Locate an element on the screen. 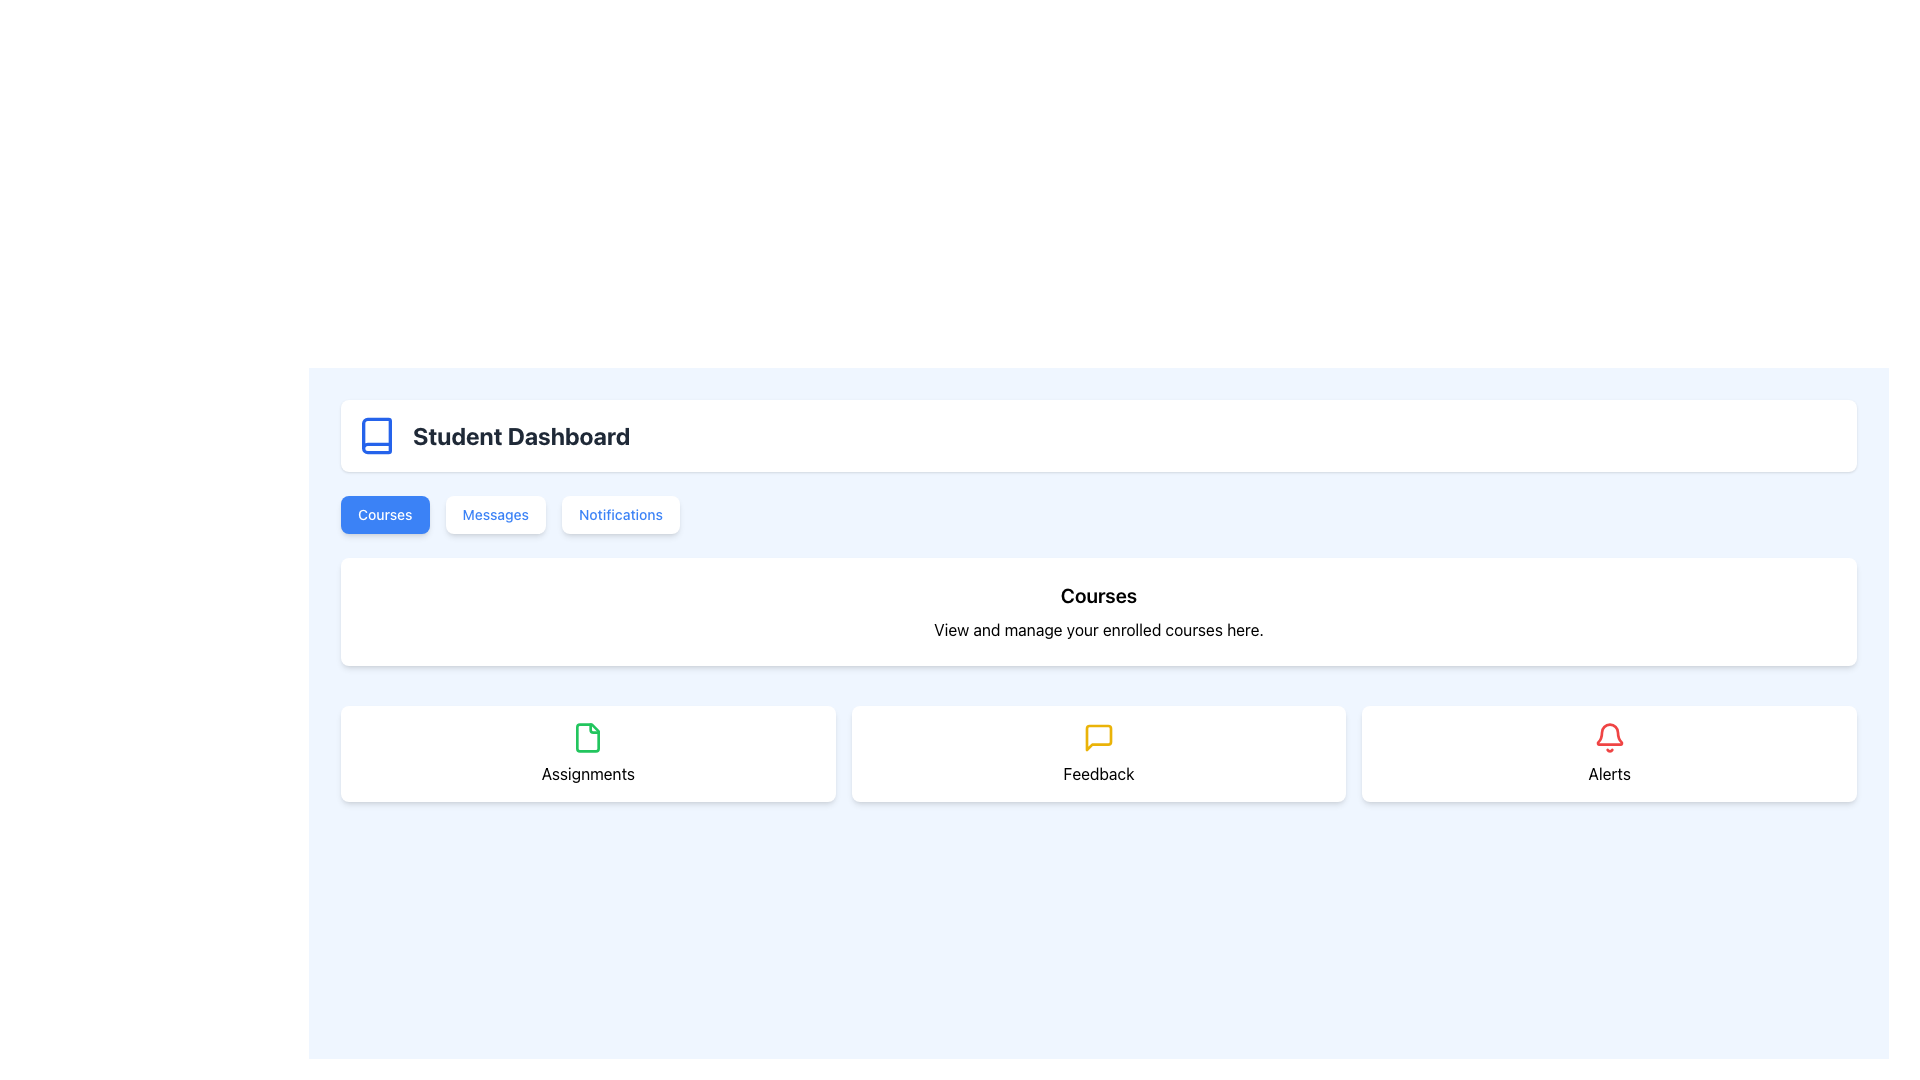  the prominent 'Student Dashboard' text label styled in bold, large, gray fonts located in the upper-left section of the interface, beside a blue book icon is located at coordinates (521, 434).